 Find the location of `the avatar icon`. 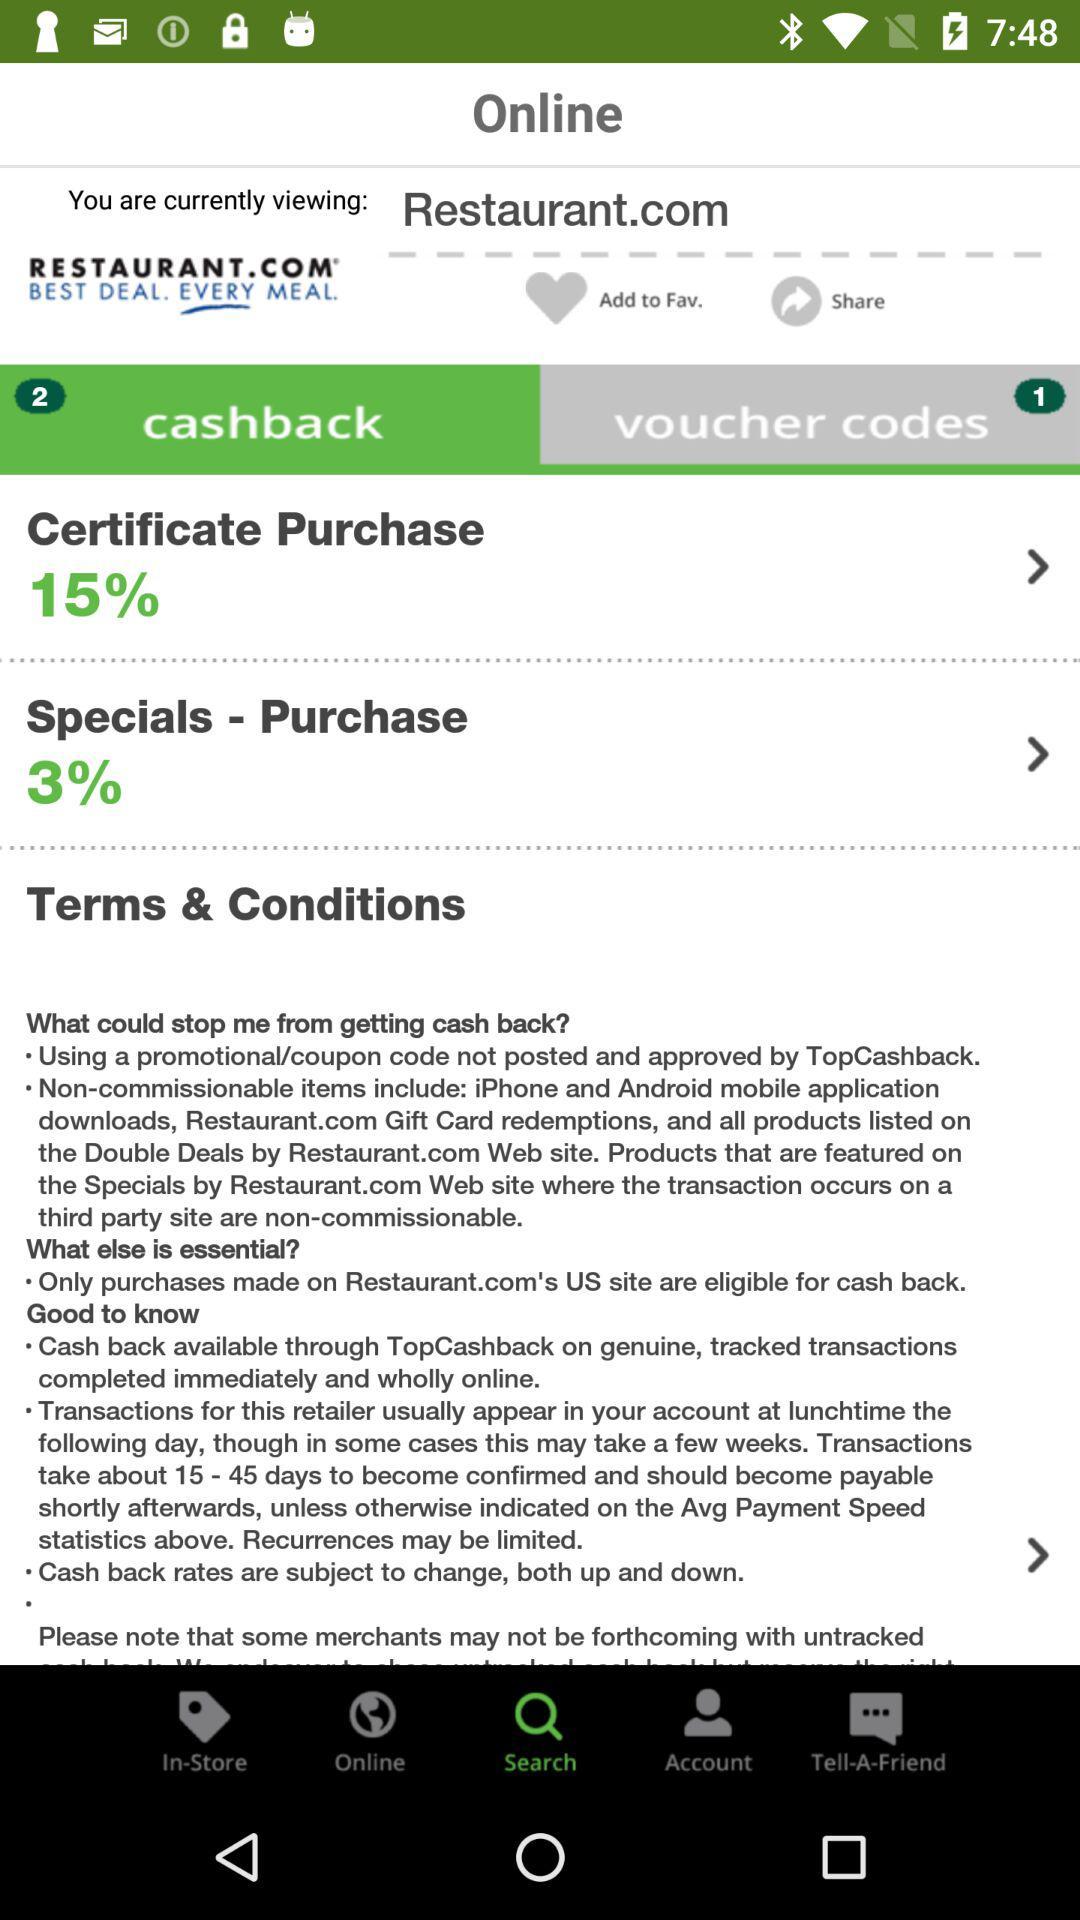

the avatar icon is located at coordinates (707, 1728).